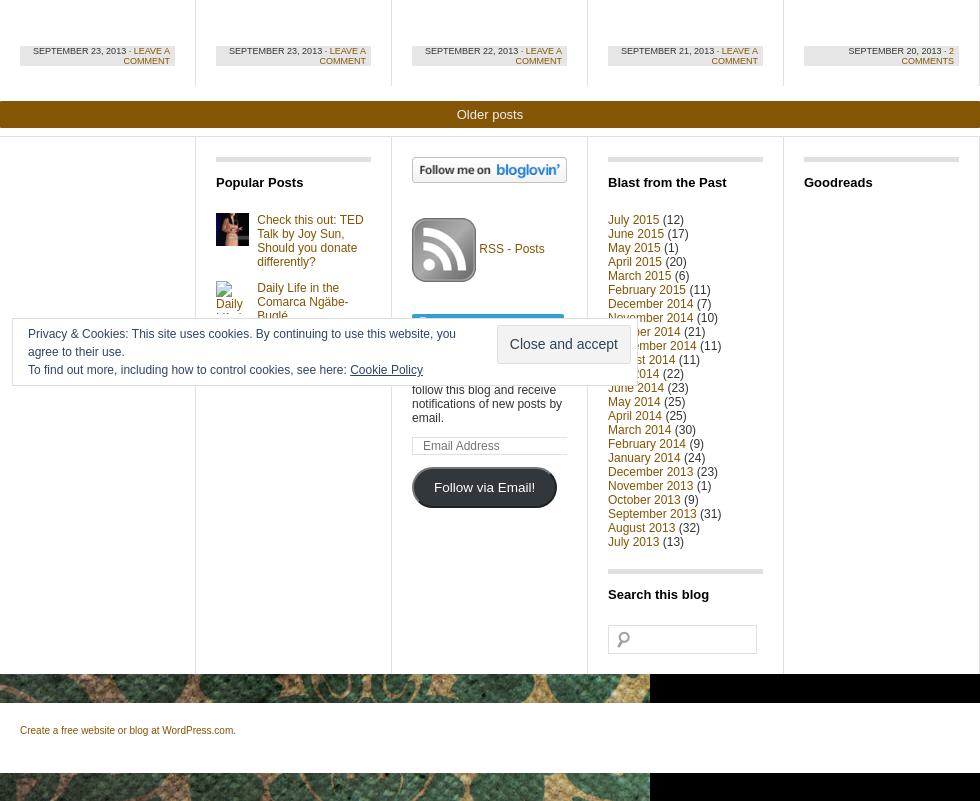  What do you see at coordinates (633, 247) in the screenshot?
I see `'May 2015'` at bounding box center [633, 247].